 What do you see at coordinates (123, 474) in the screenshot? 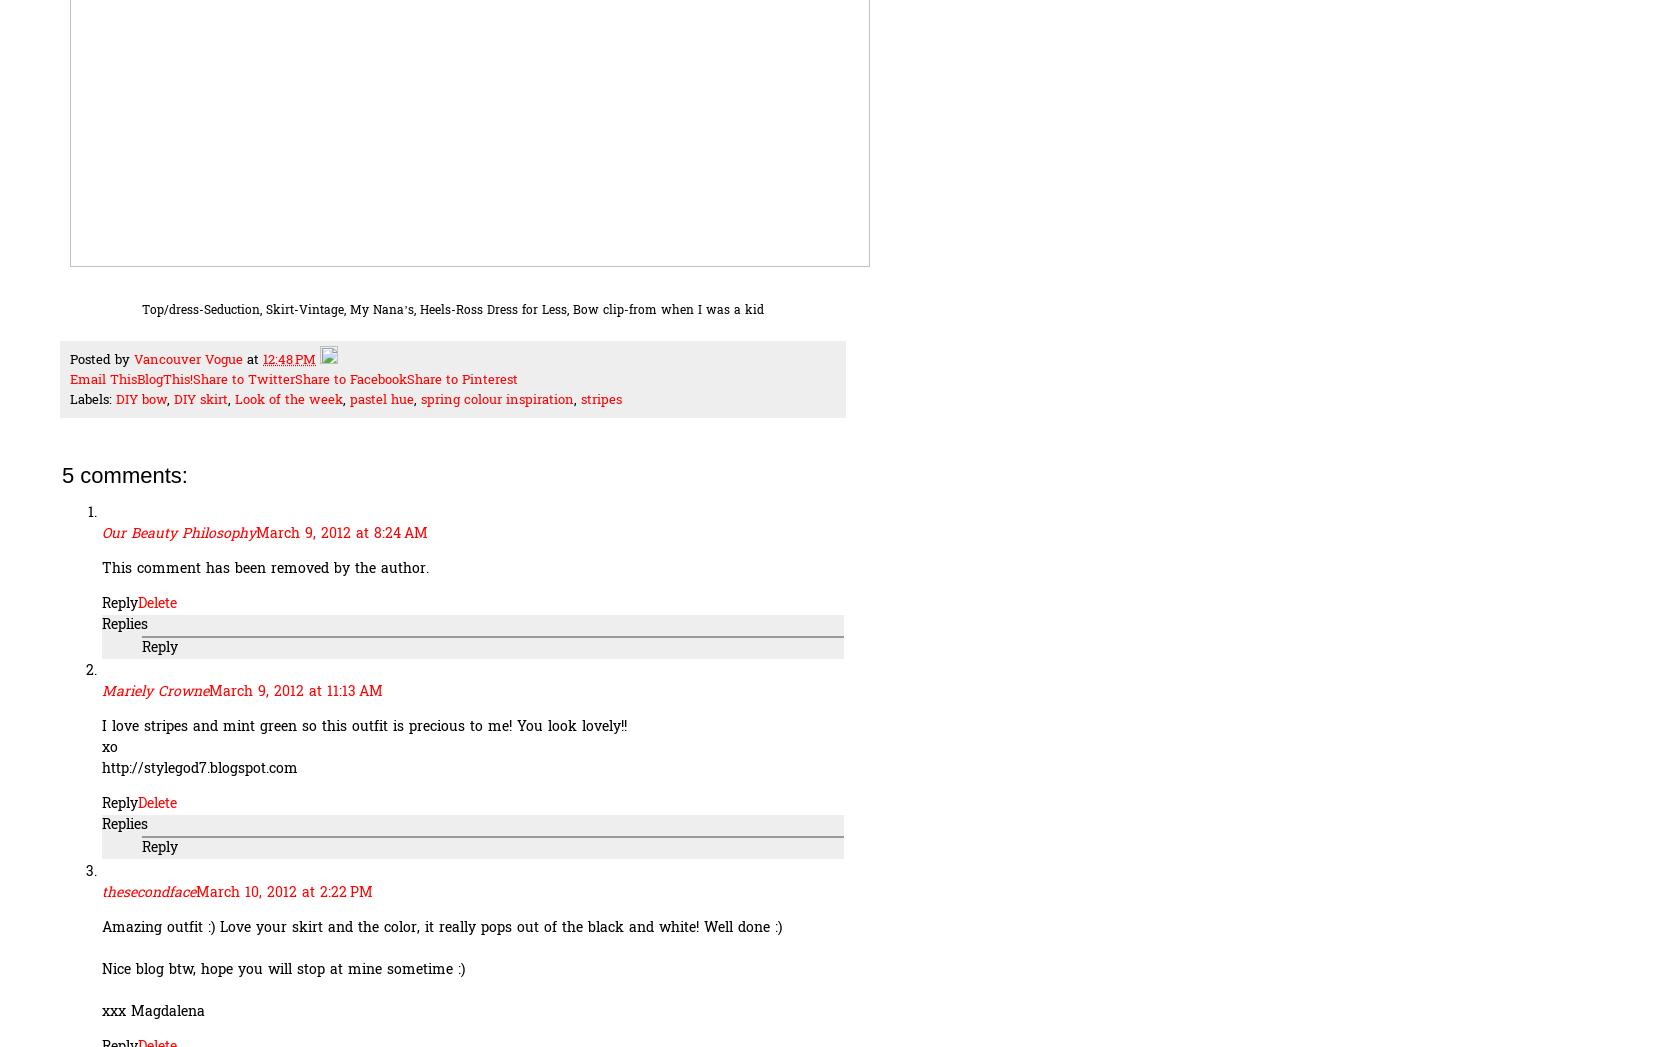
I see `'5 comments:'` at bounding box center [123, 474].